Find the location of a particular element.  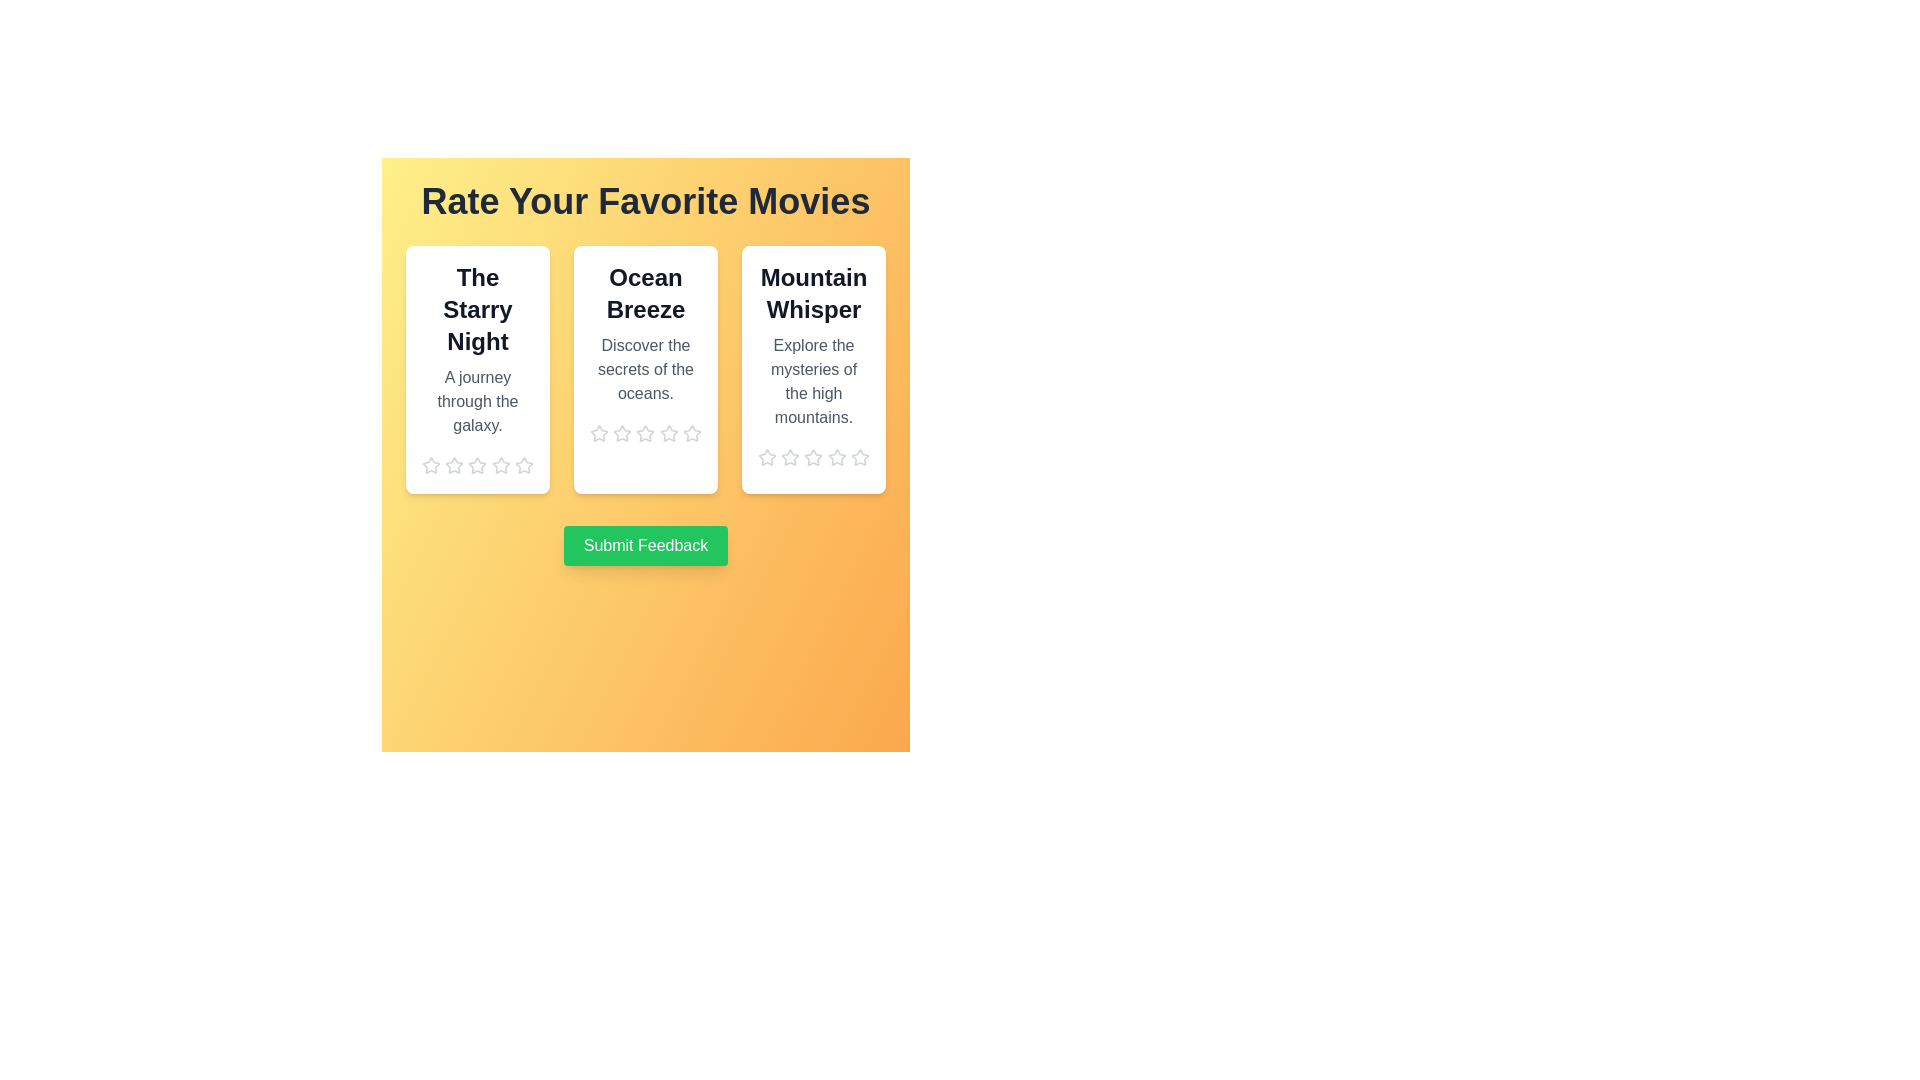

the star corresponding to 4 stars to preview the rating is located at coordinates (501, 466).